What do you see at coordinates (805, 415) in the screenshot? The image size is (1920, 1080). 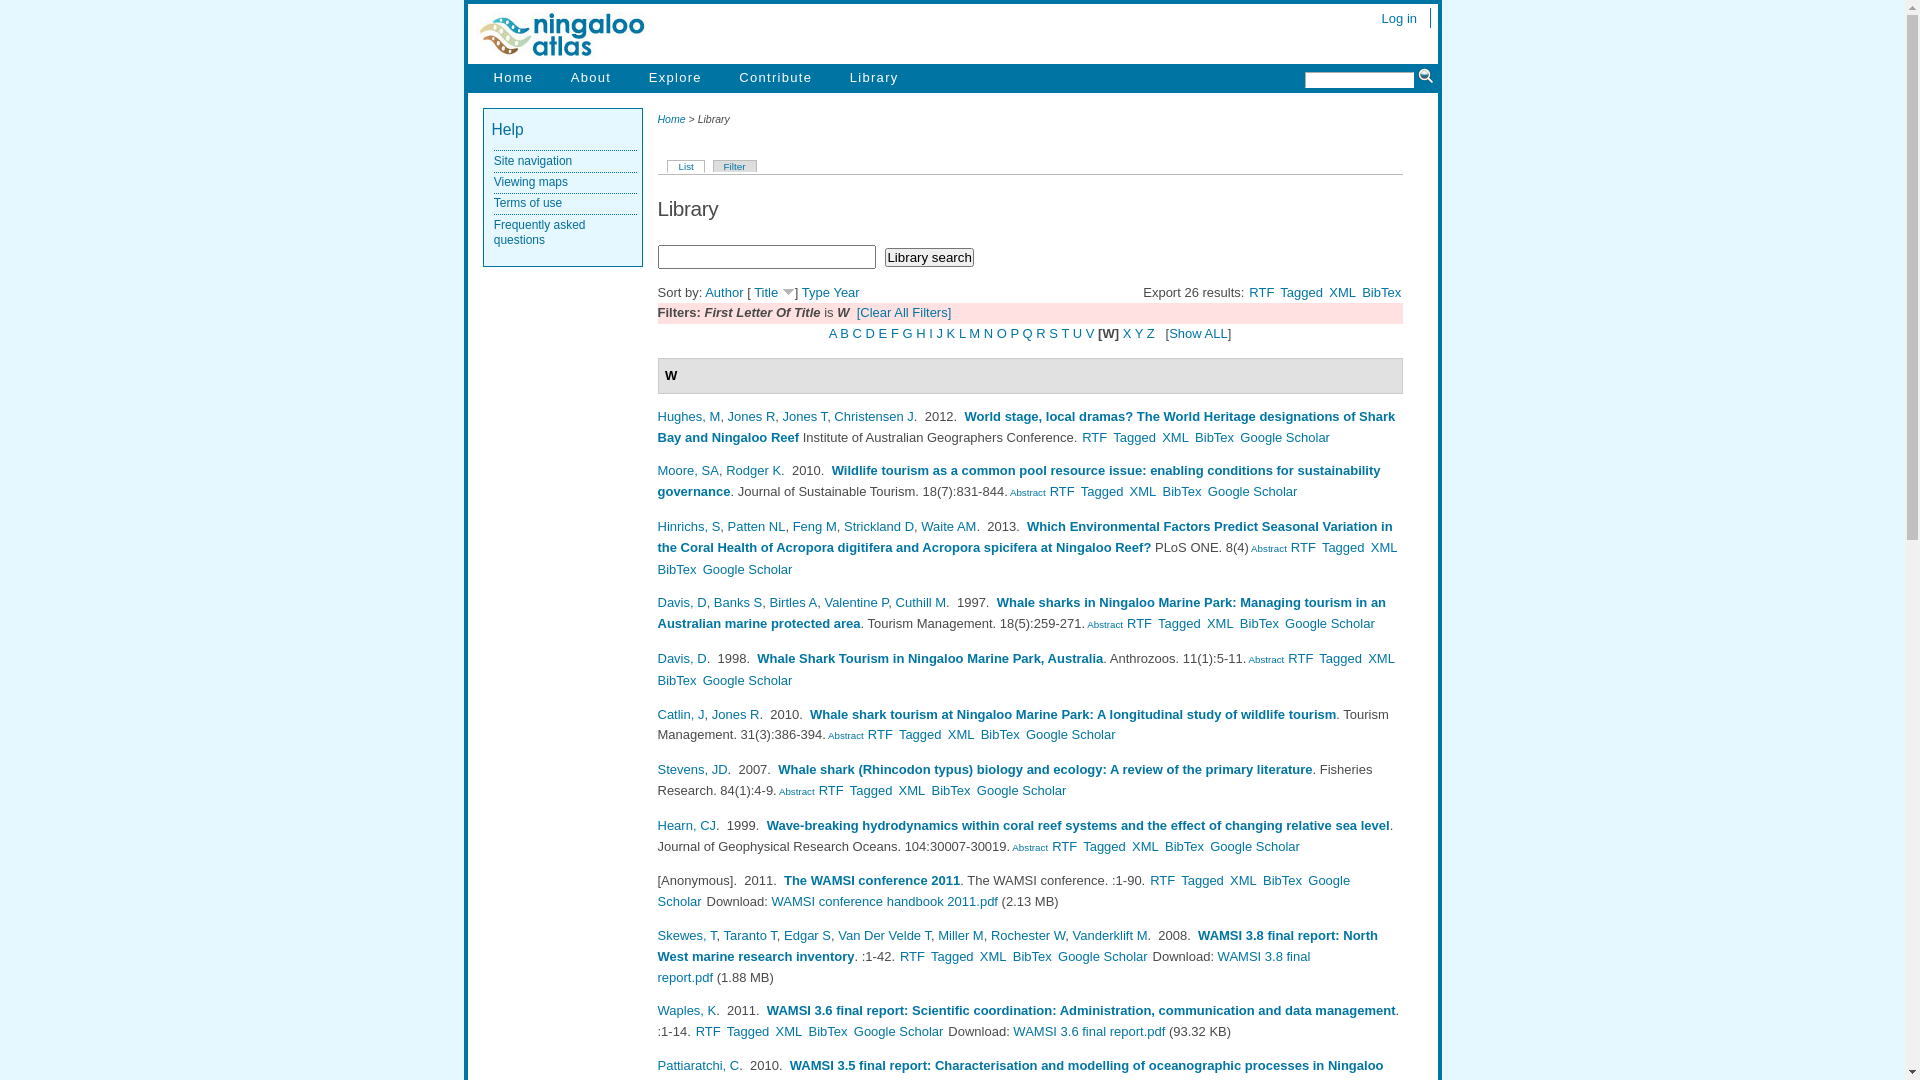 I see `'Jones T'` at bounding box center [805, 415].